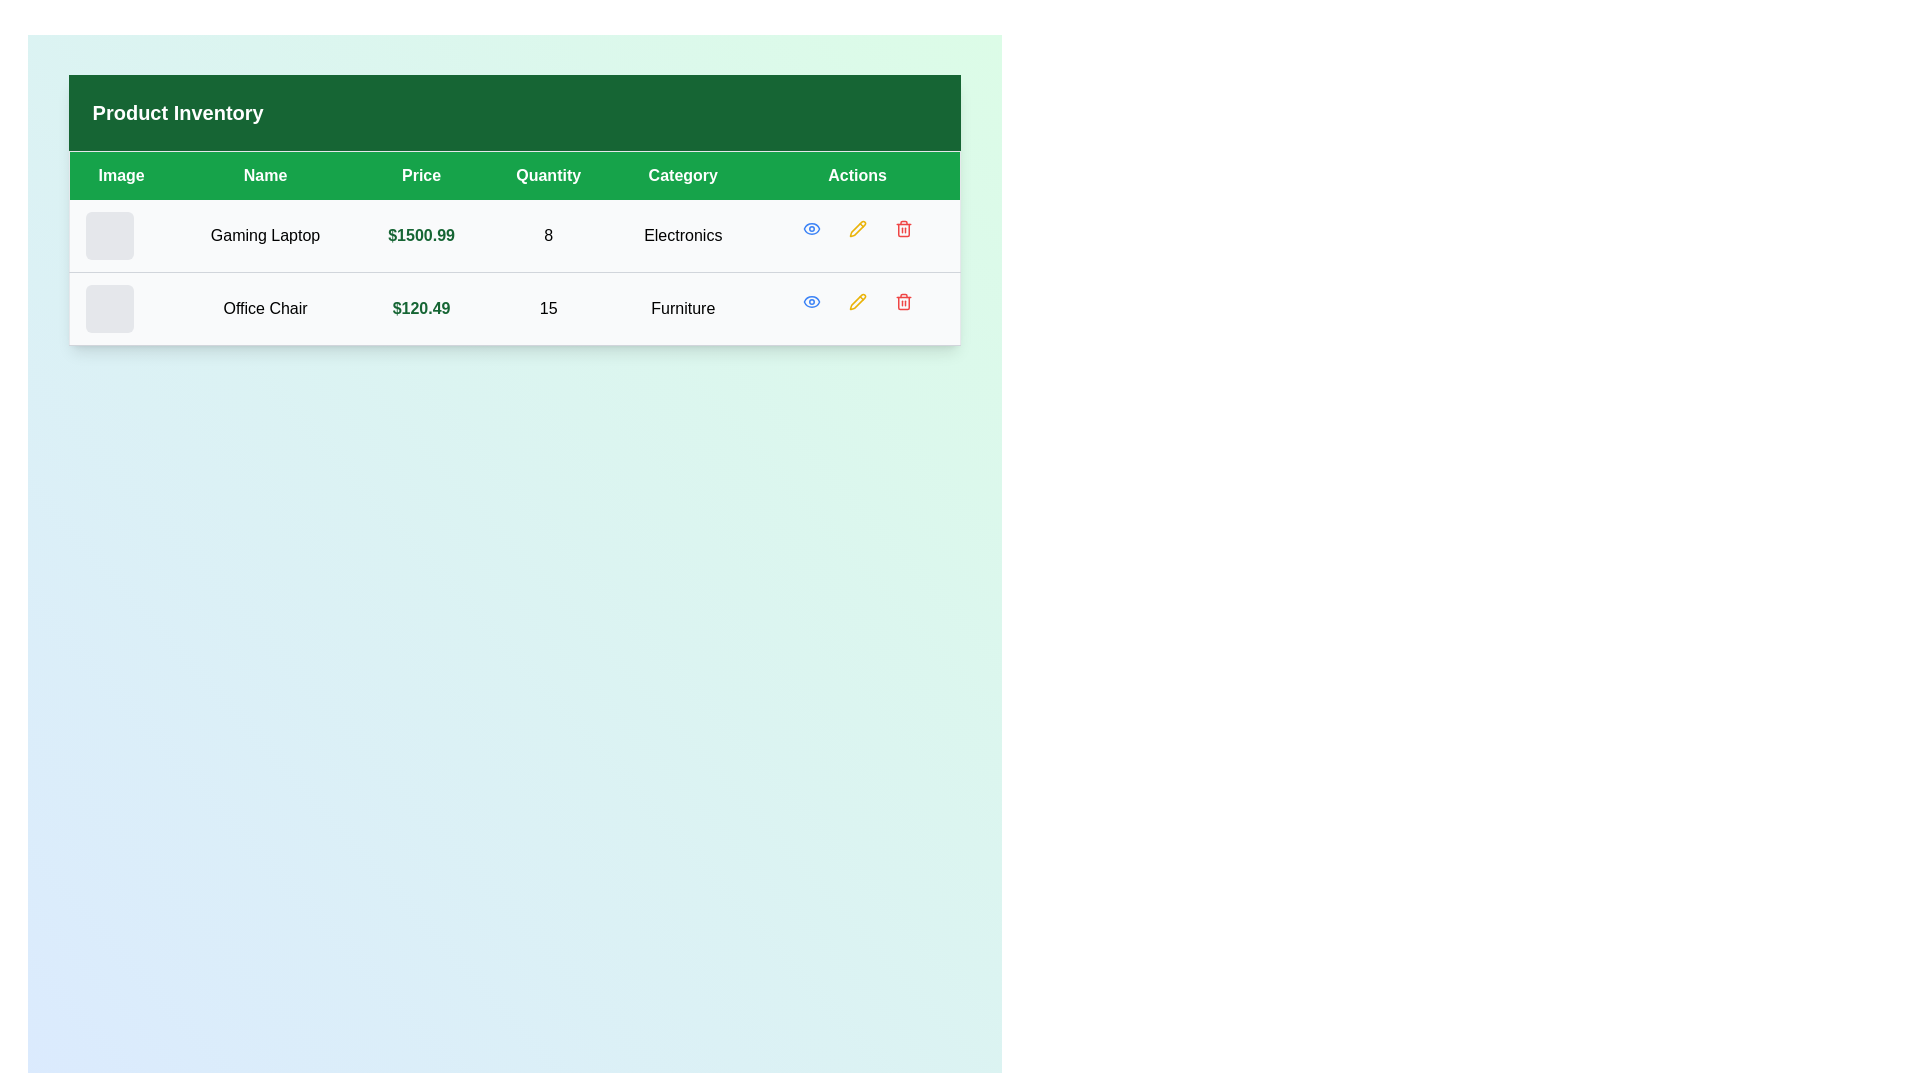 This screenshot has height=1080, width=1920. I want to click on the pencil-shaped edit icon in the Actions column of the first row, so click(857, 301).